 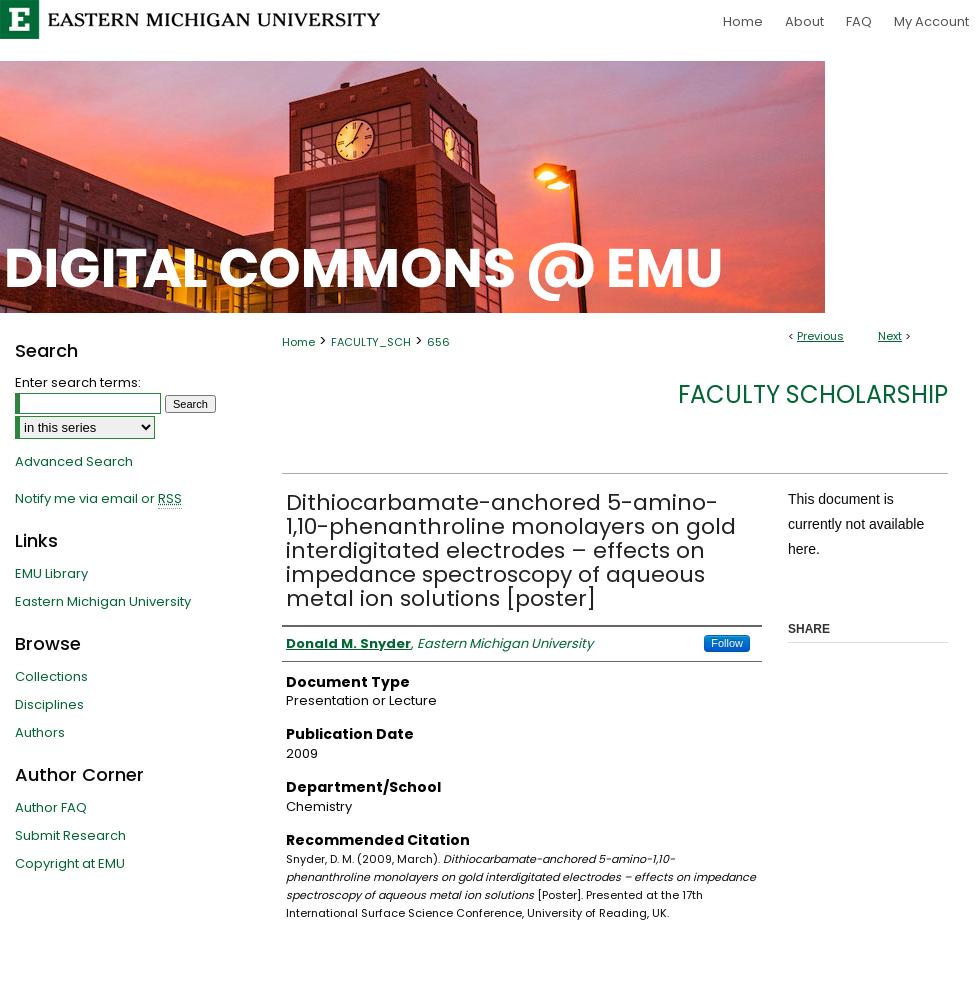 I want to click on 'Document Type', so click(x=285, y=681).